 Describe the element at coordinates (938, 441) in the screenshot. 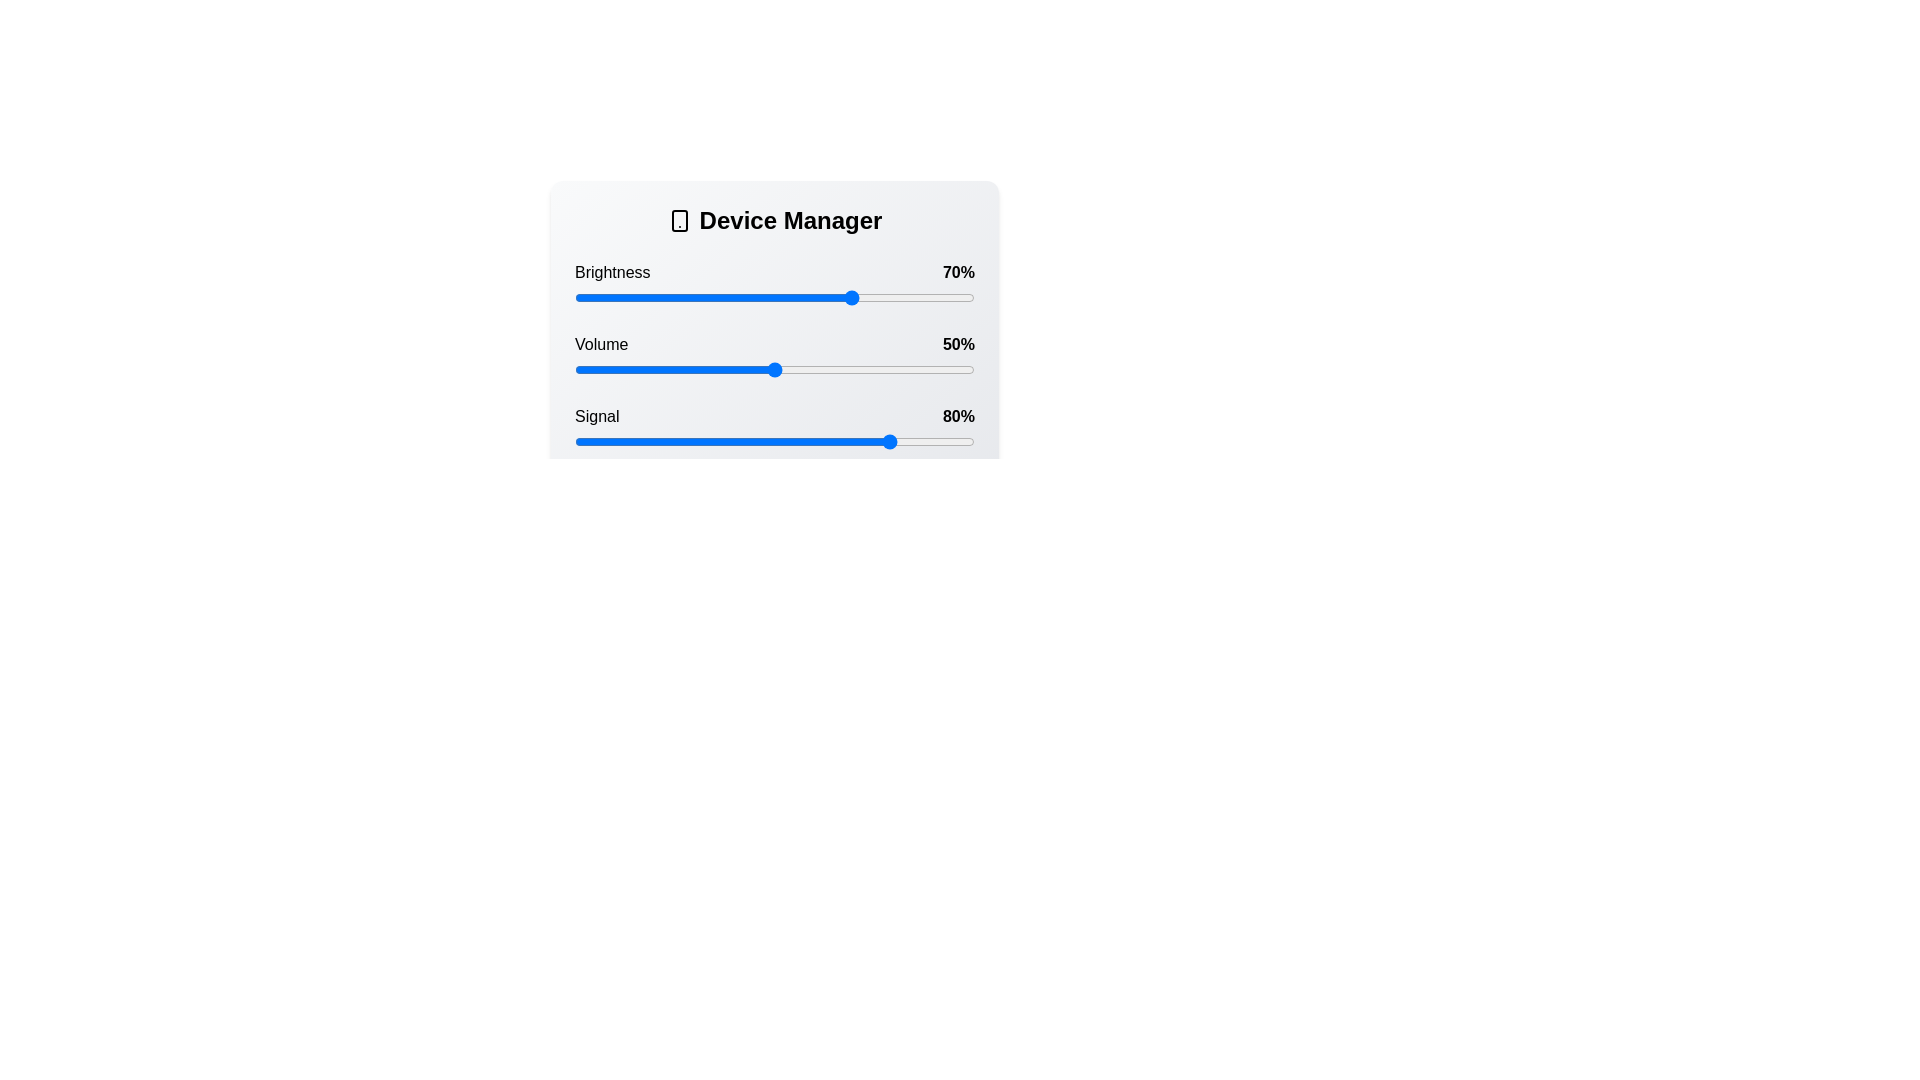

I see `the signal slider to 91%` at that location.